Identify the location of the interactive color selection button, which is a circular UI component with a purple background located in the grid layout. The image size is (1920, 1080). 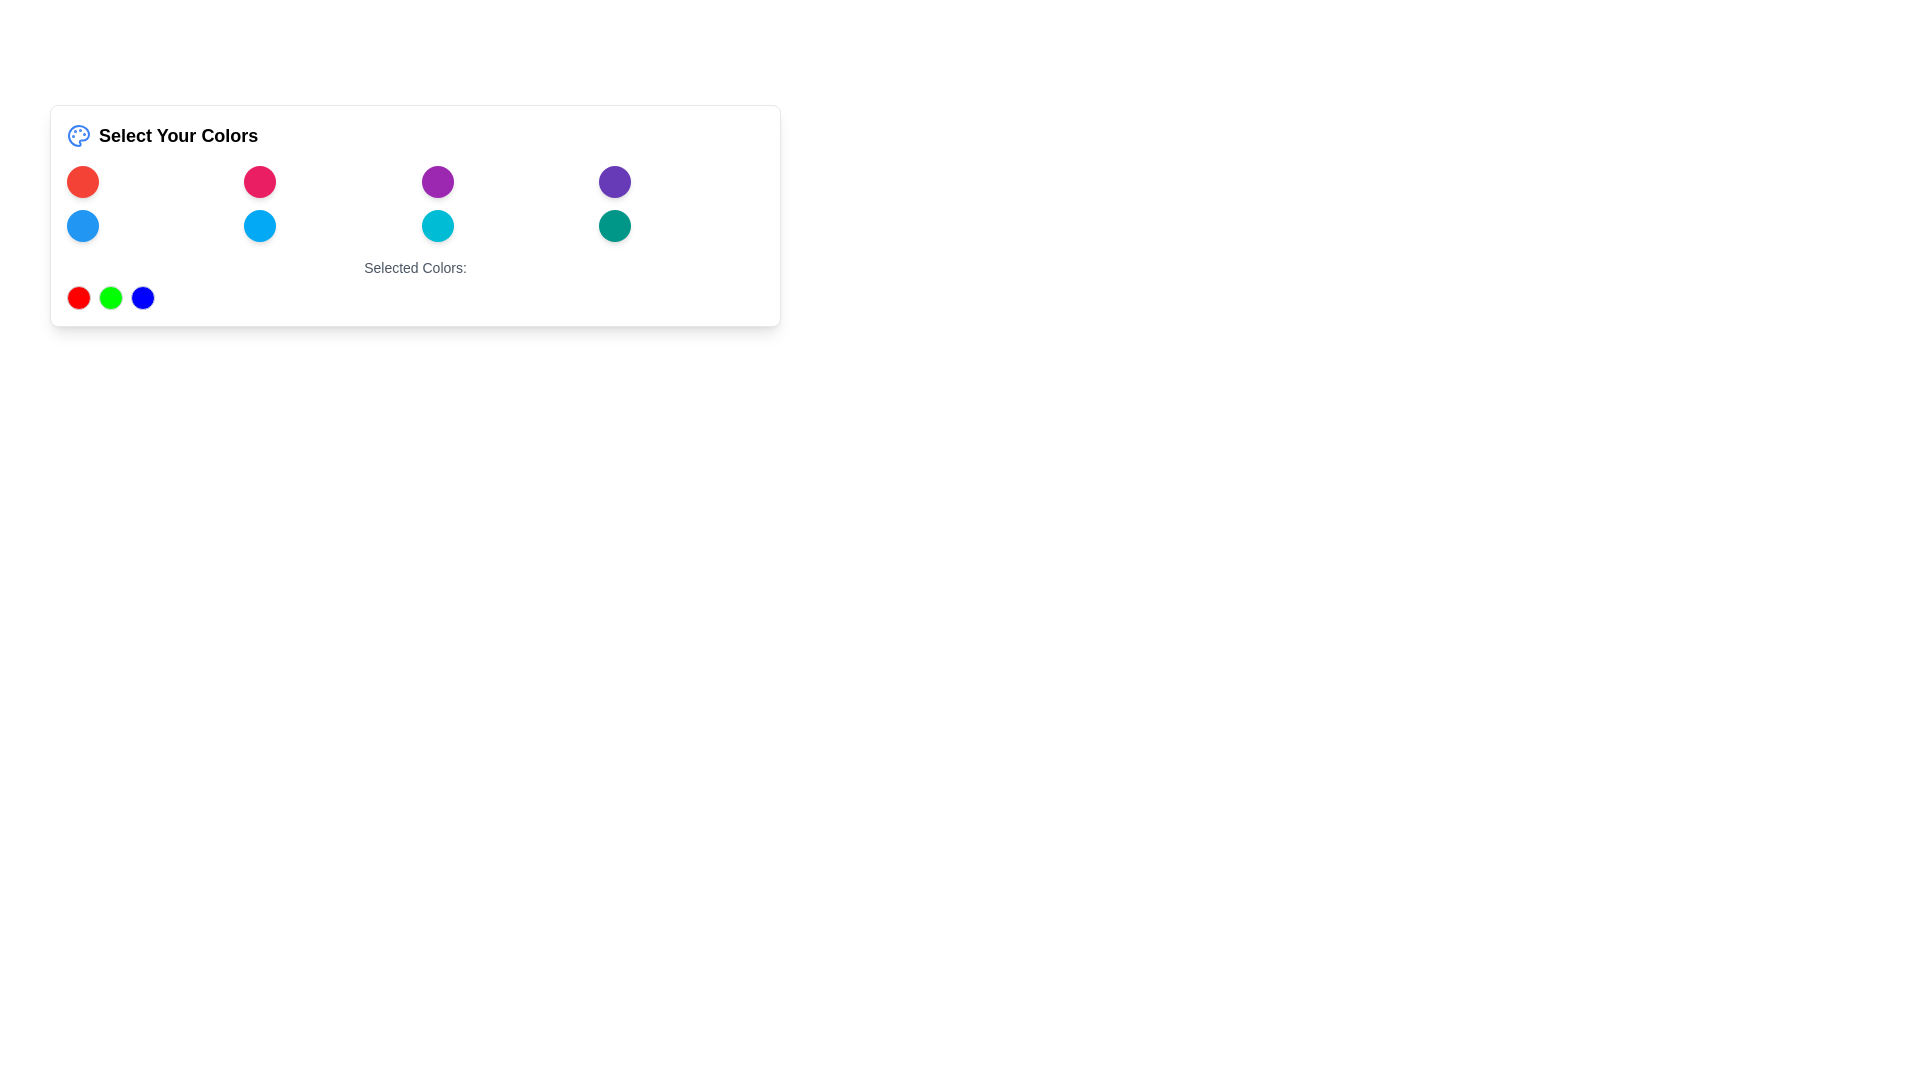
(436, 181).